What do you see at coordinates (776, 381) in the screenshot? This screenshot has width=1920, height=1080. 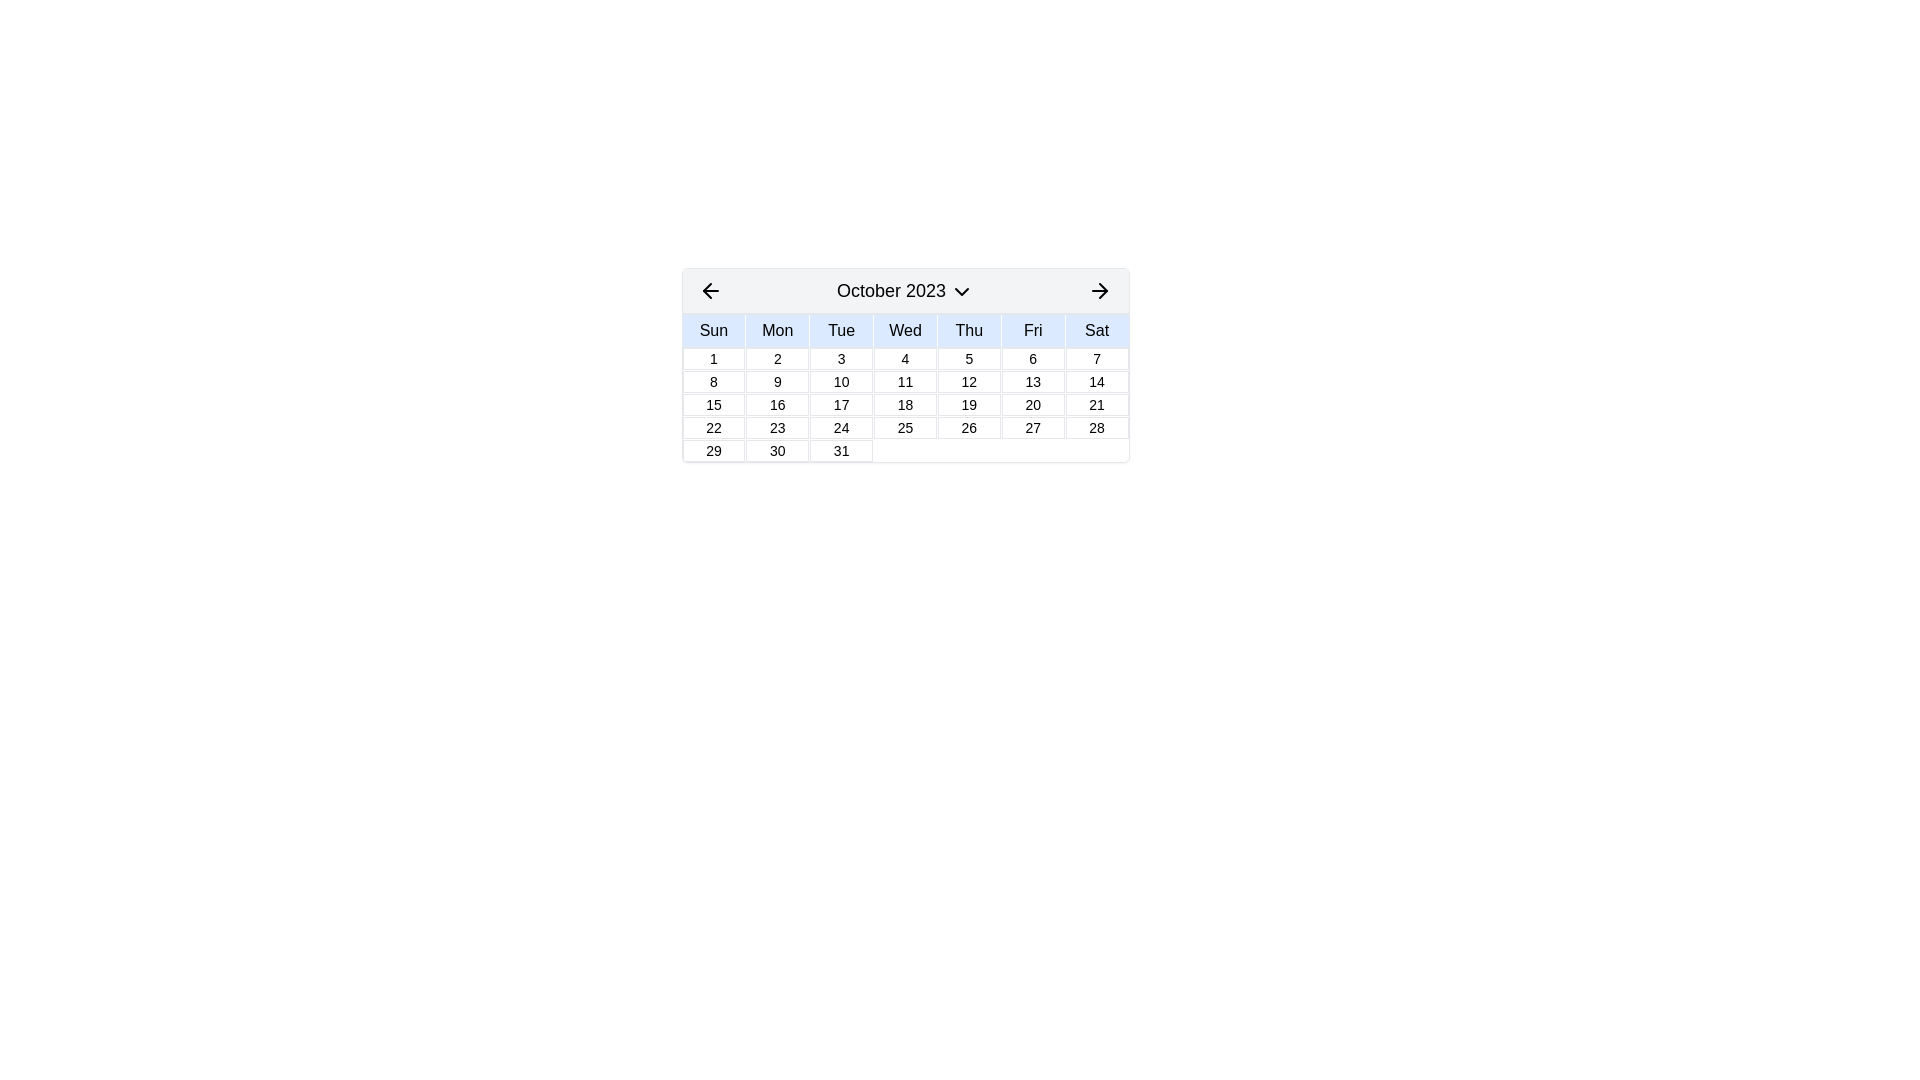 I see `the grid cell displaying the number '9' in the calendar layout` at bounding box center [776, 381].